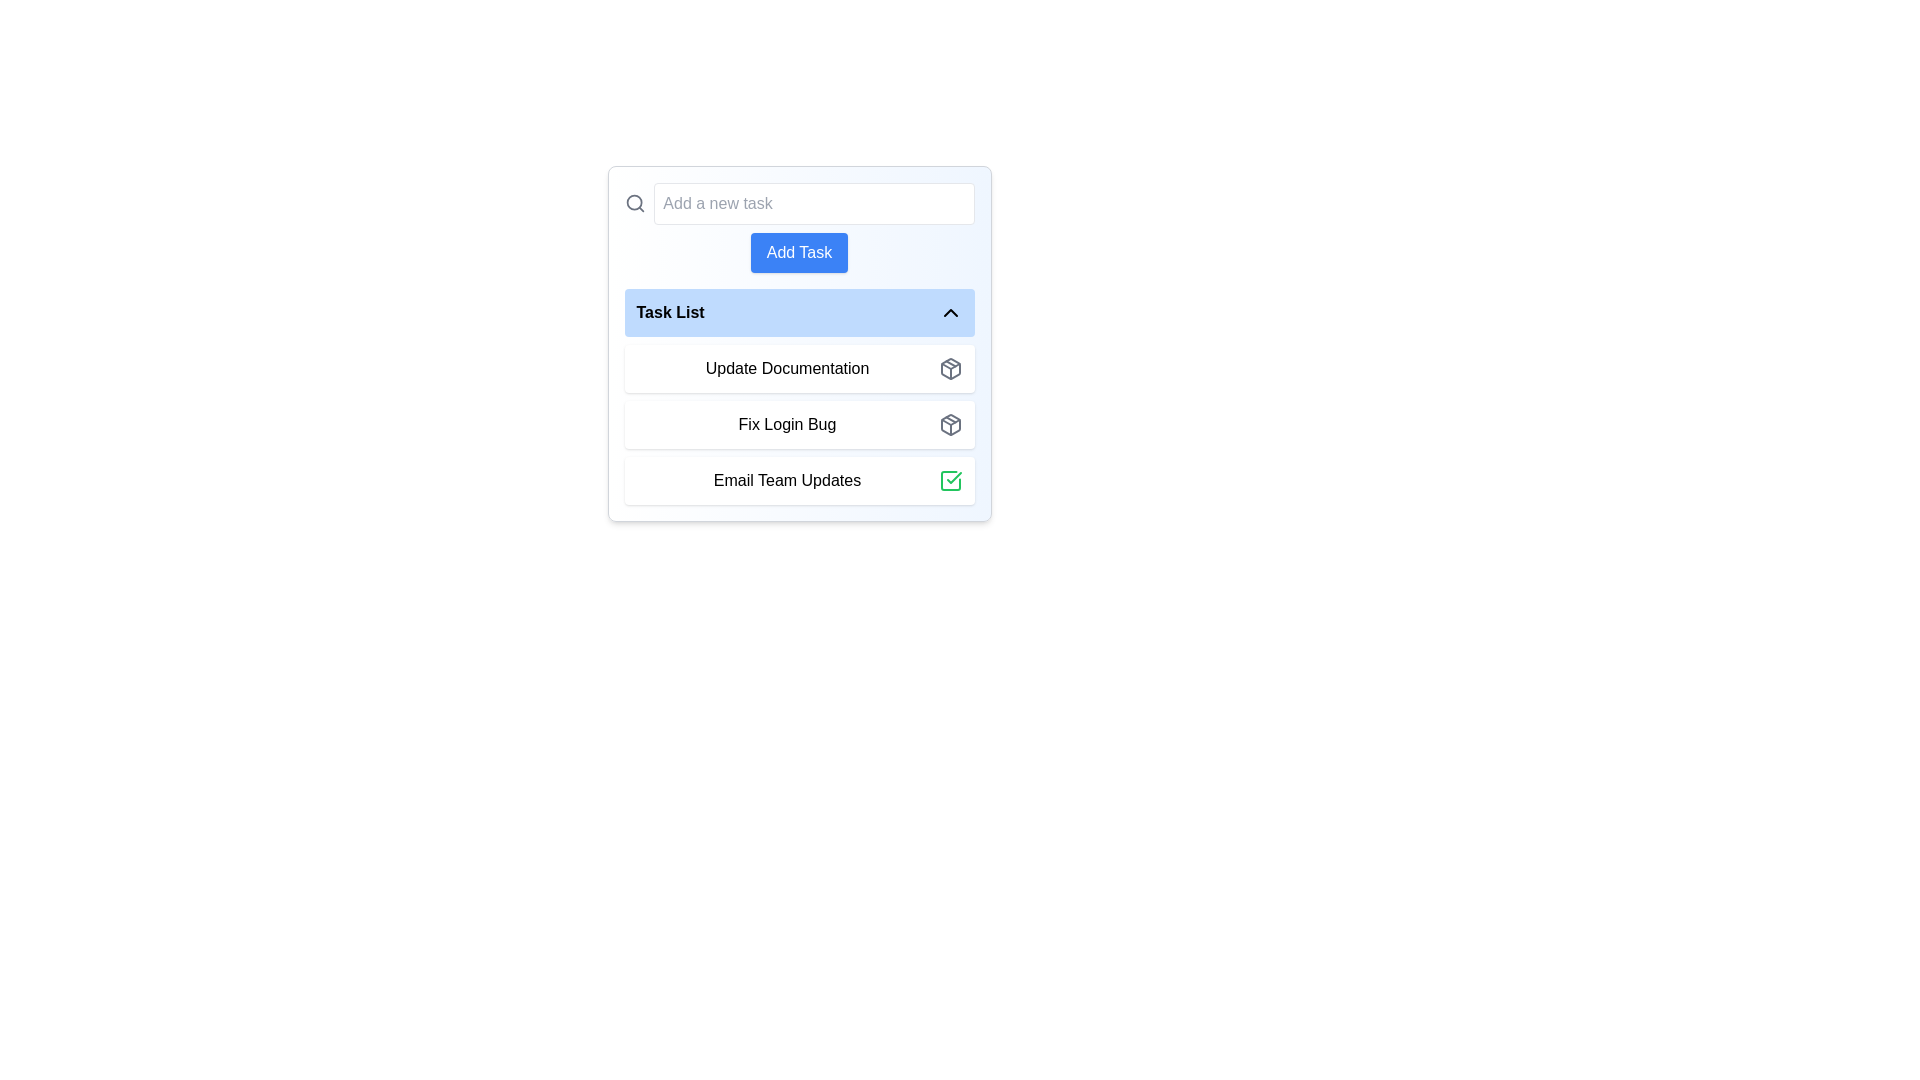 Image resolution: width=1920 pixels, height=1080 pixels. Describe the element at coordinates (633, 203) in the screenshot. I see `the circular magnifying glass lens icon, which is a decorative component of an SVG graphic located at the top-left corner of the search bar interface` at that location.